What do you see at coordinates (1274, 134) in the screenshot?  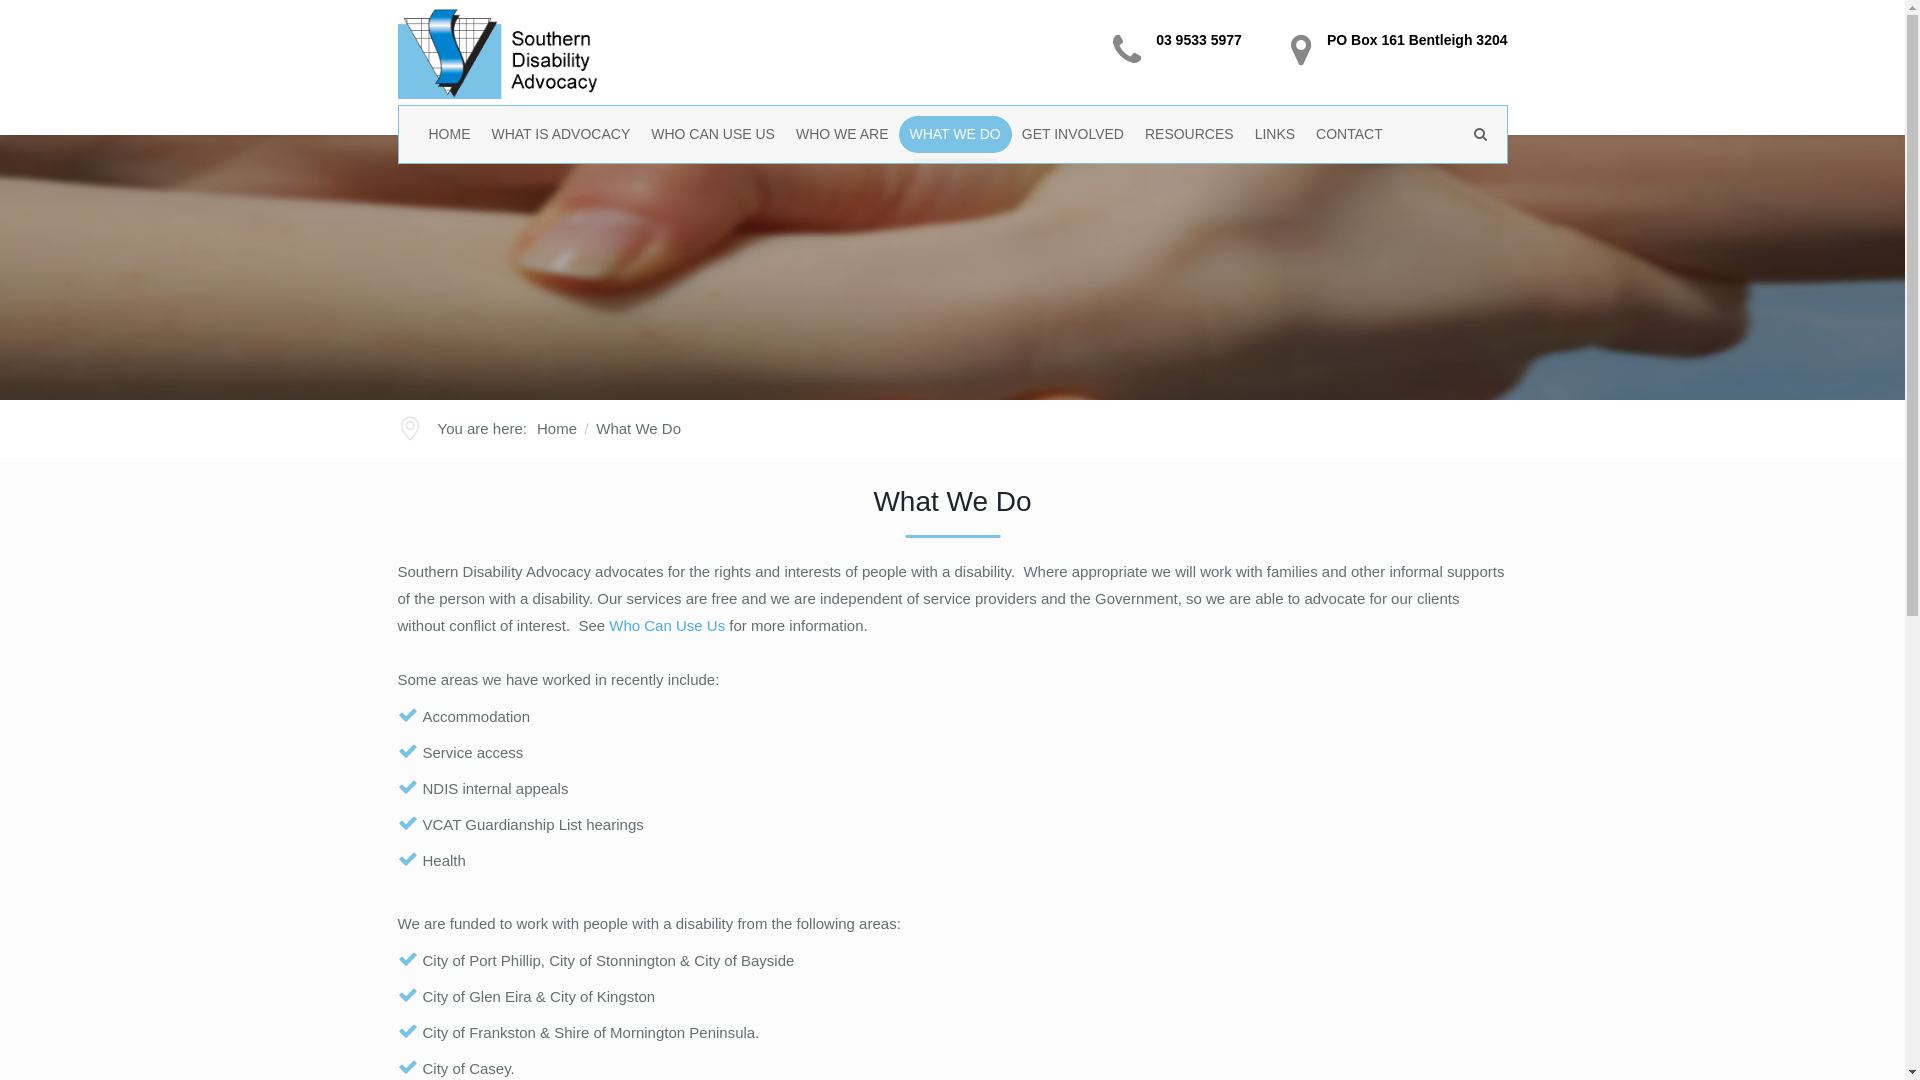 I see `'LINKS'` at bounding box center [1274, 134].